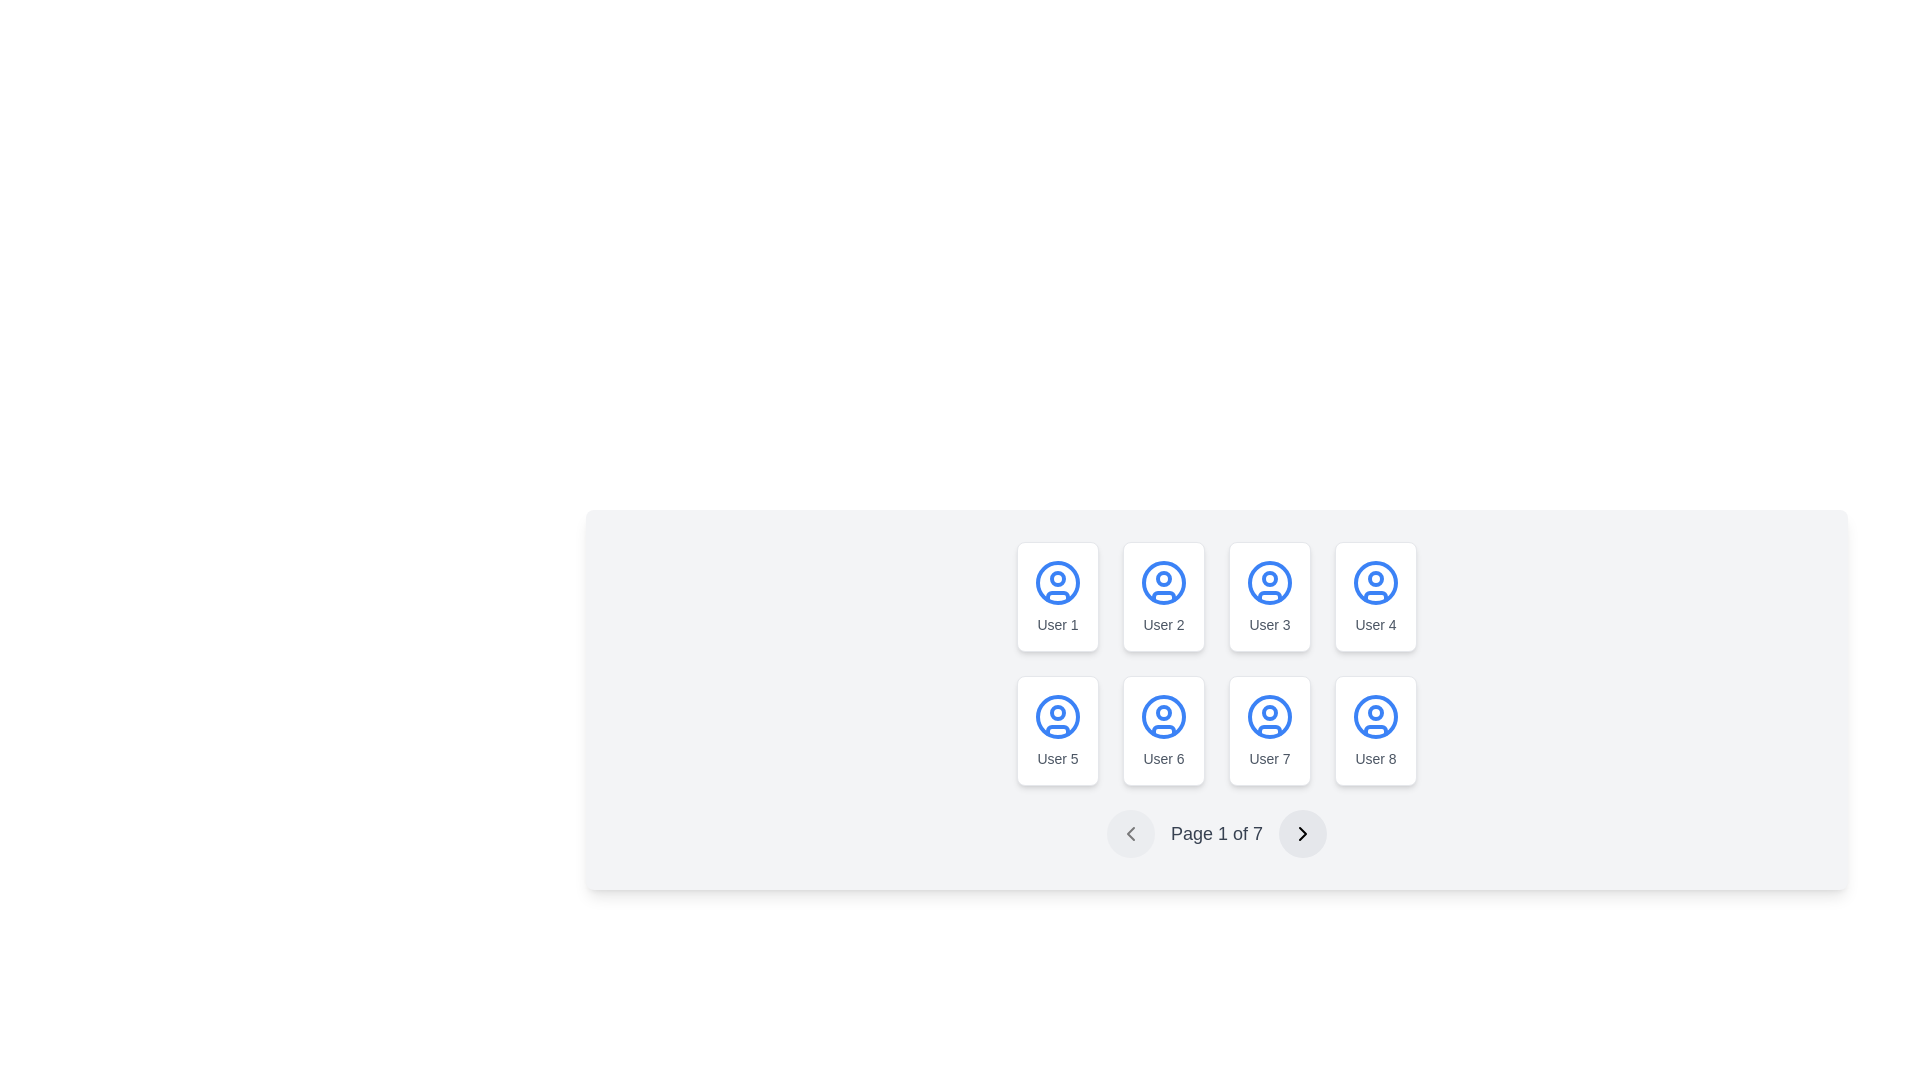 This screenshot has width=1920, height=1080. I want to click on the user profile icon, which is a circular blue icon located at the center of the white card above the label 'User 4', so click(1375, 582).